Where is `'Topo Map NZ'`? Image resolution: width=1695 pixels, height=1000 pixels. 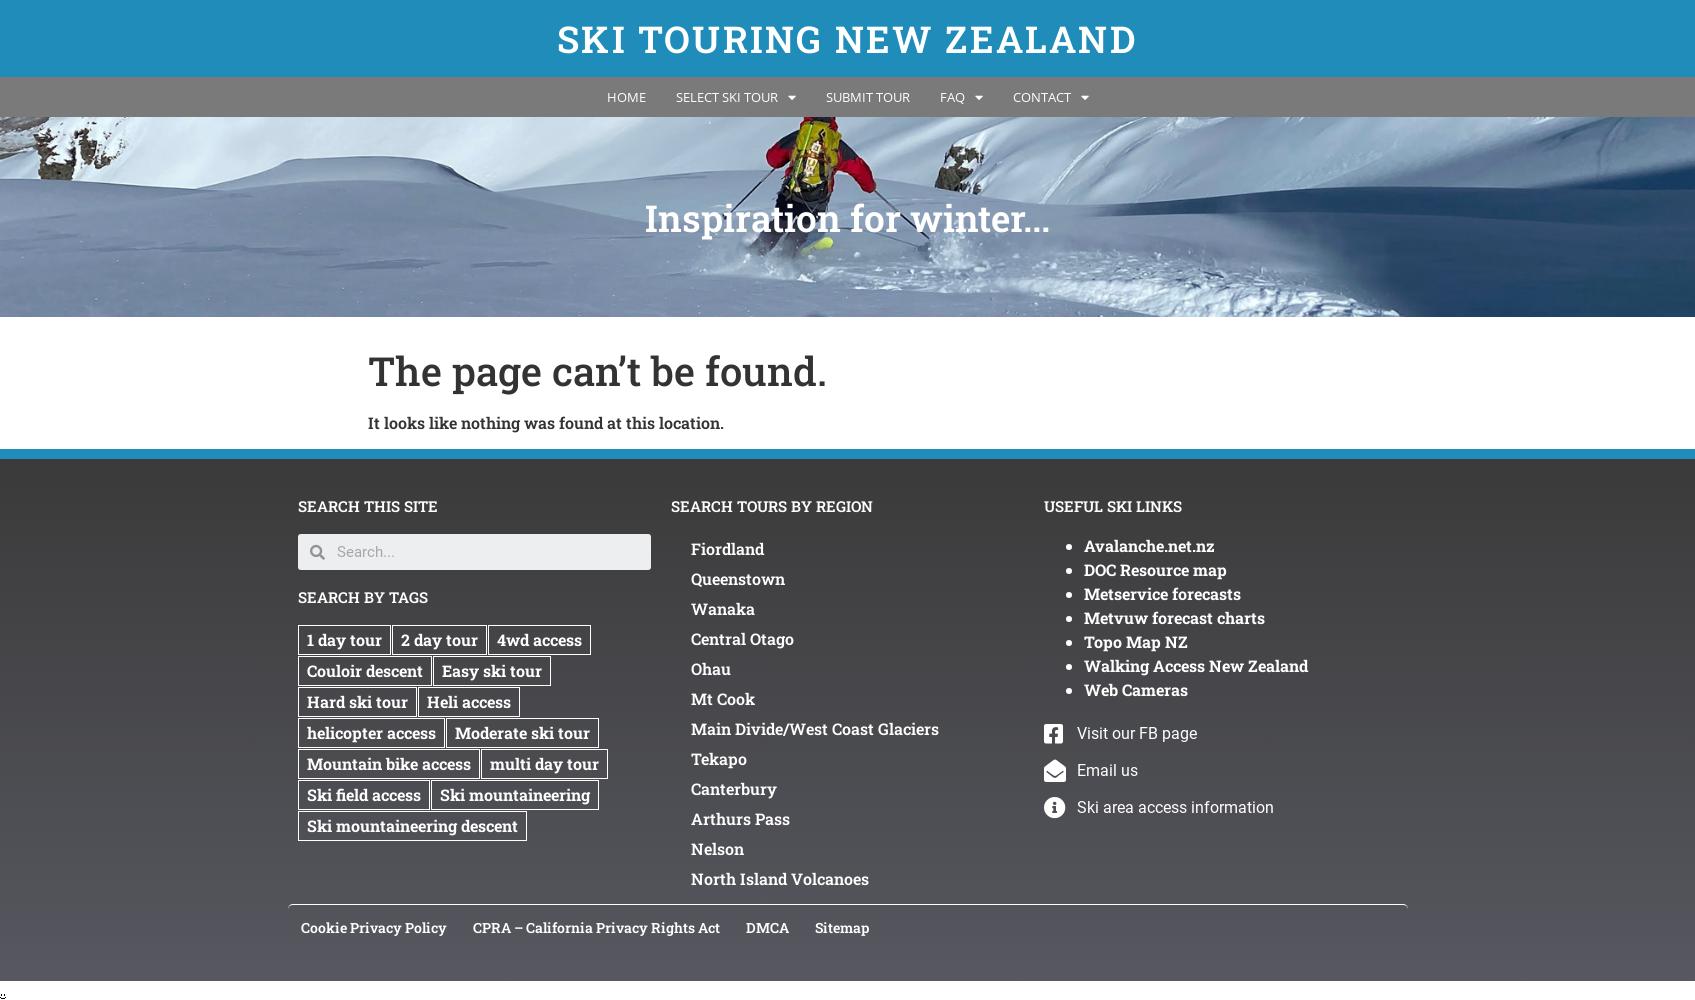
'Topo Map NZ' is located at coordinates (1083, 641).